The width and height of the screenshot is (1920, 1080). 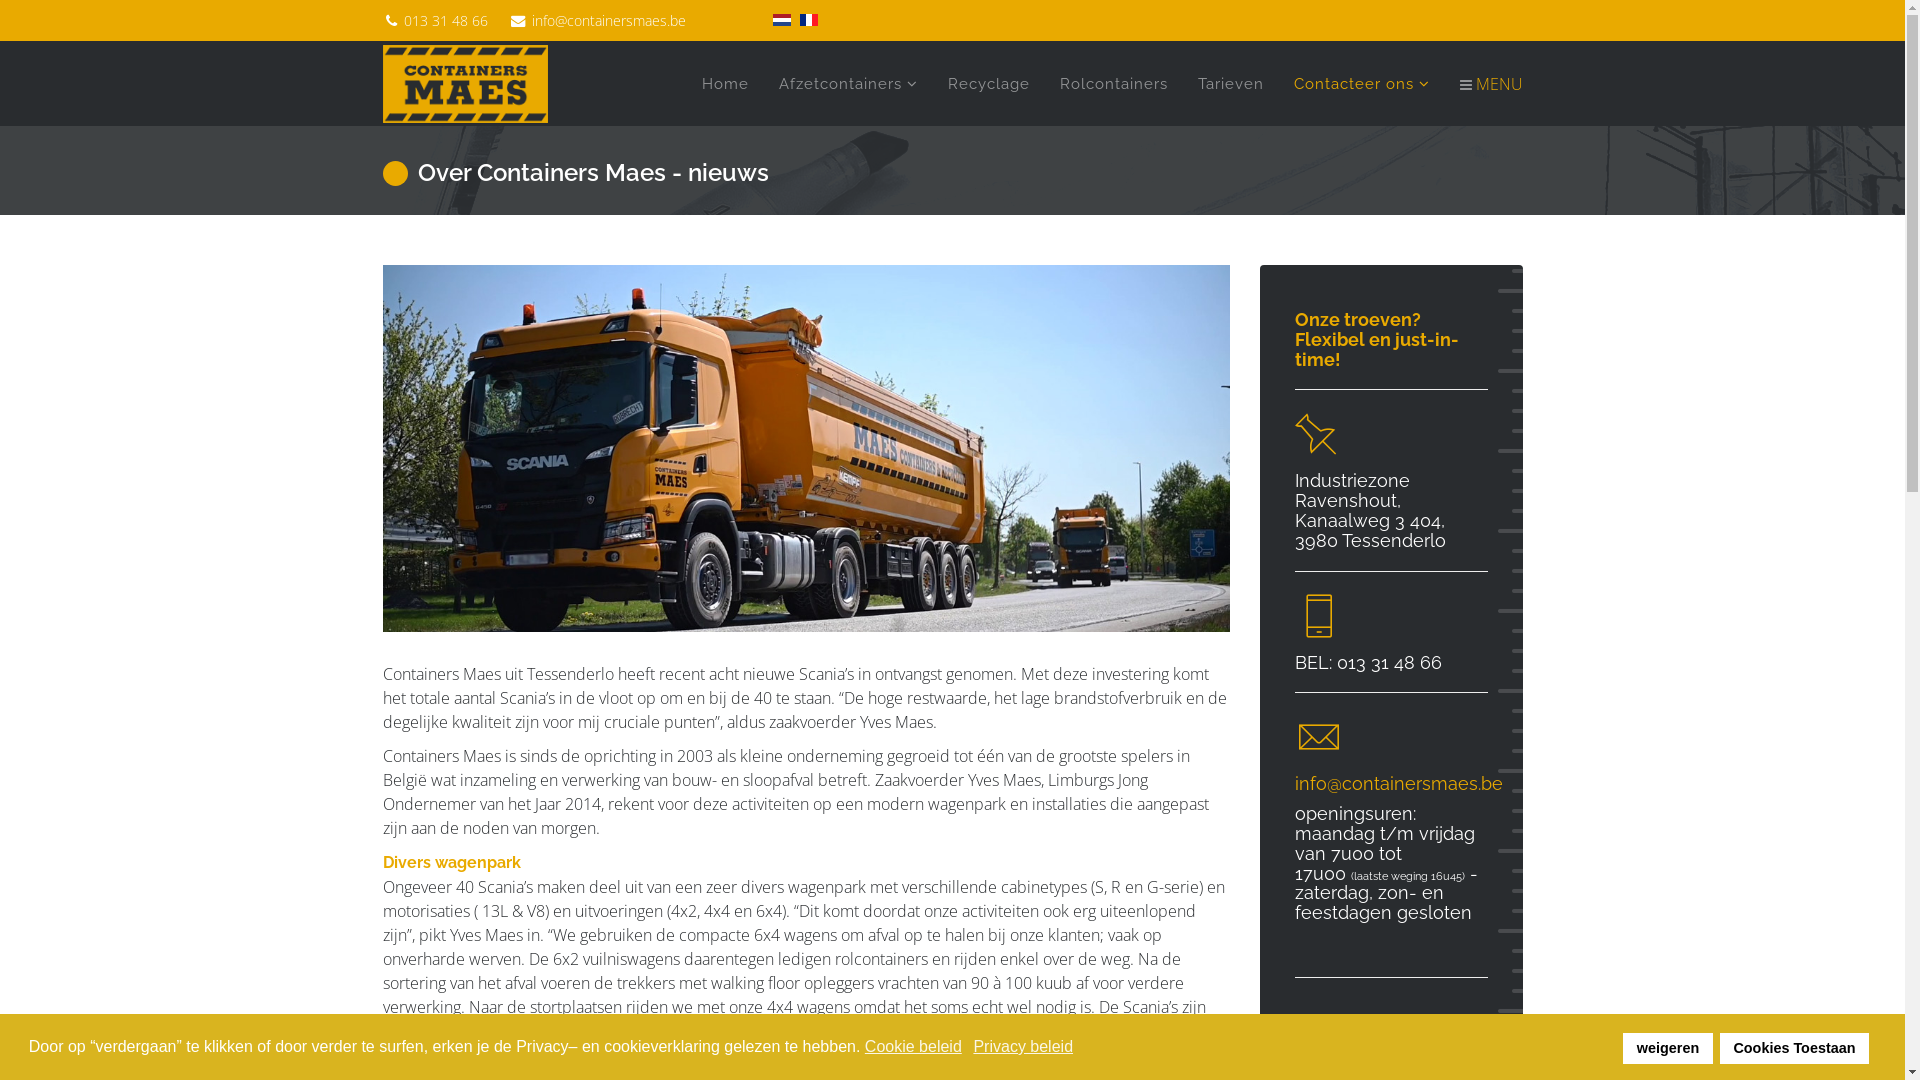 What do you see at coordinates (1397, 782) in the screenshot?
I see `'info@containersmaes.be'` at bounding box center [1397, 782].